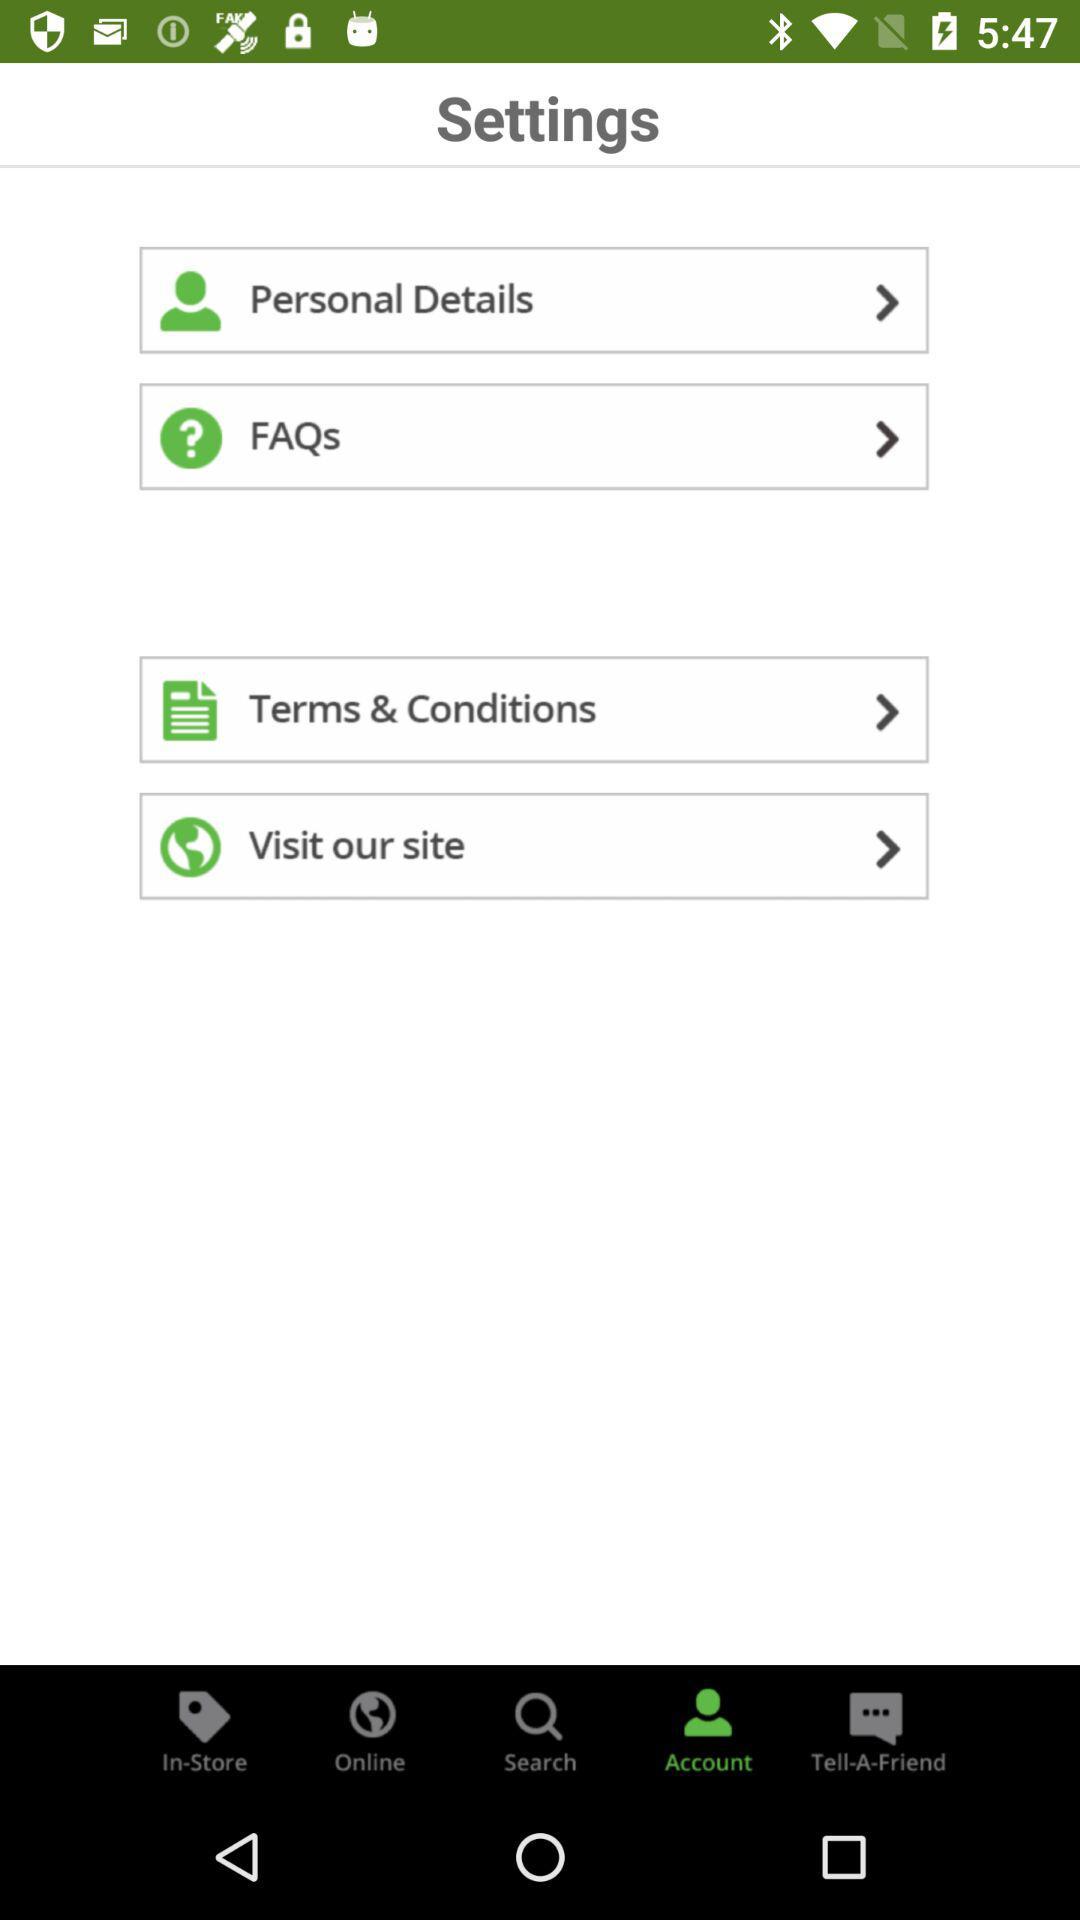 The height and width of the screenshot is (1920, 1080). Describe the element at coordinates (204, 1728) in the screenshot. I see `find stuff in-store` at that location.